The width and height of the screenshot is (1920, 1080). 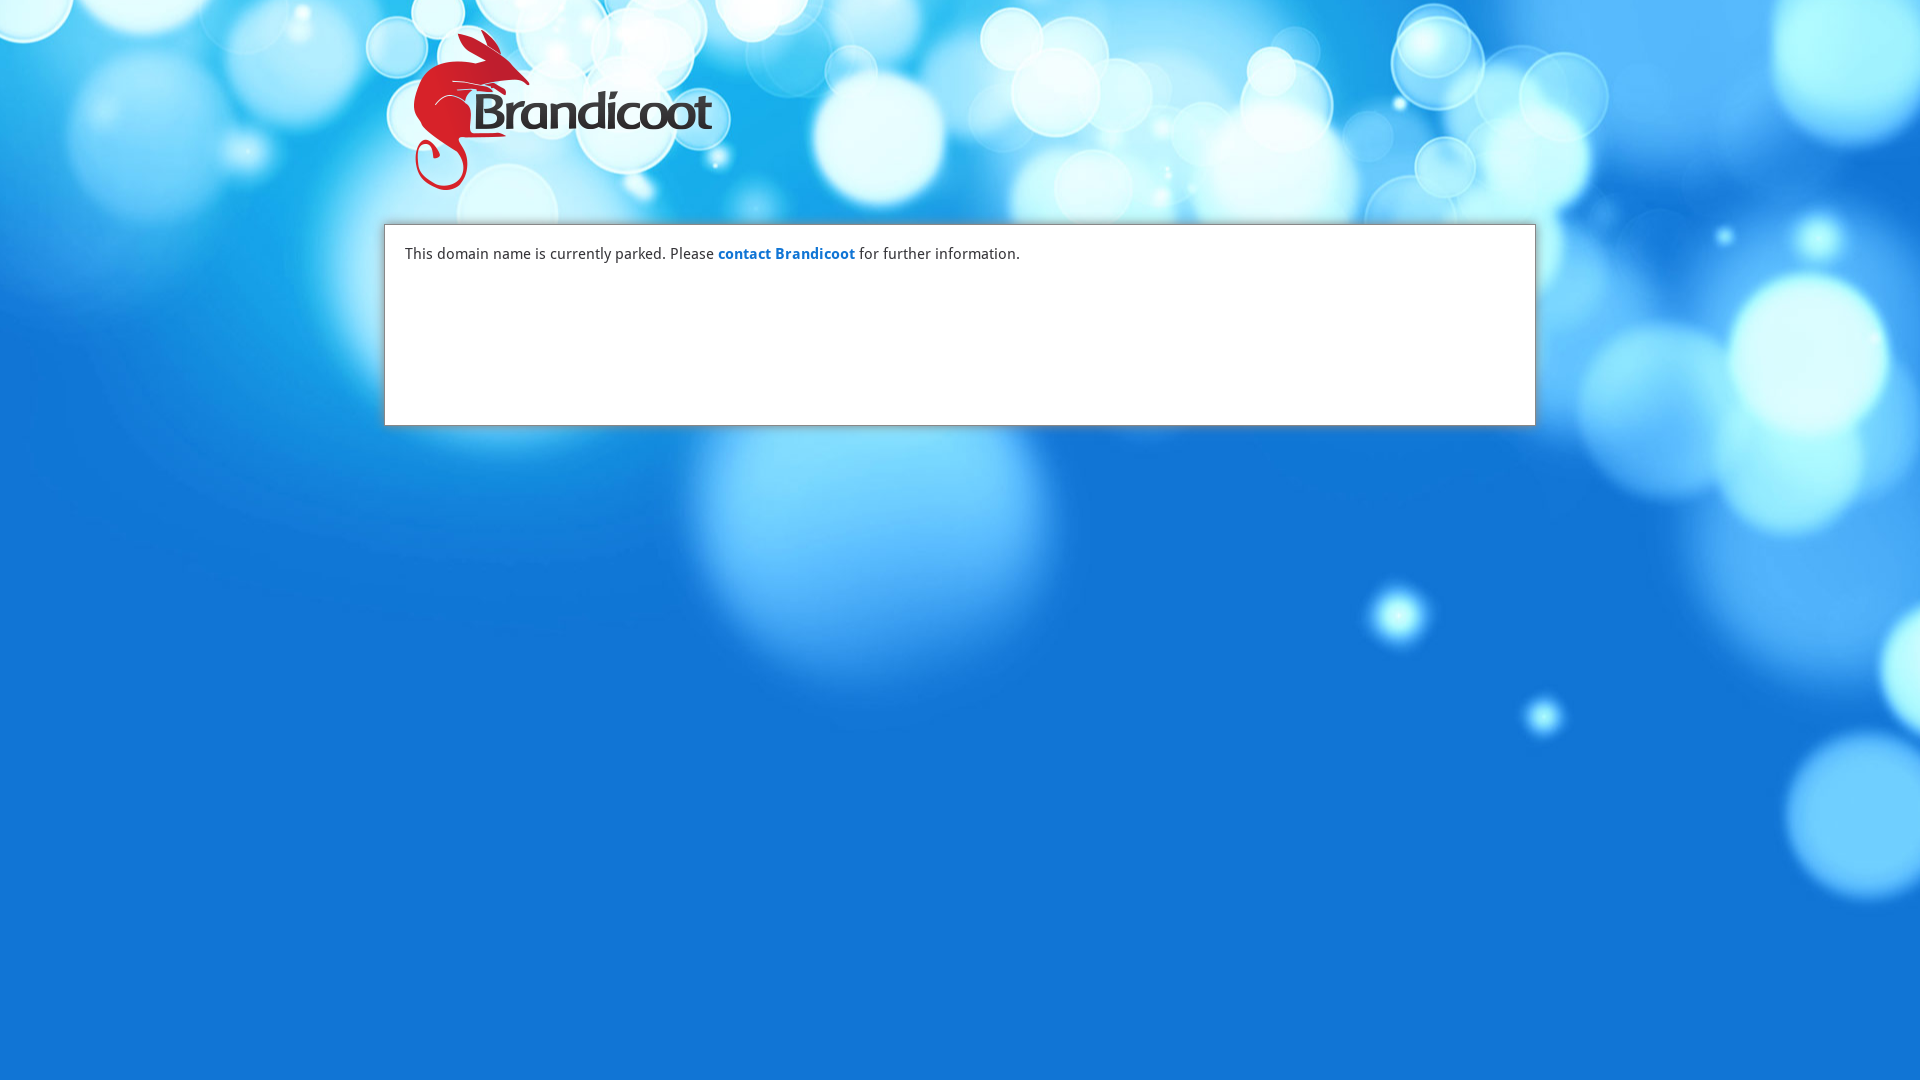 I want to click on 'contact Brandicoot', so click(x=785, y=253).